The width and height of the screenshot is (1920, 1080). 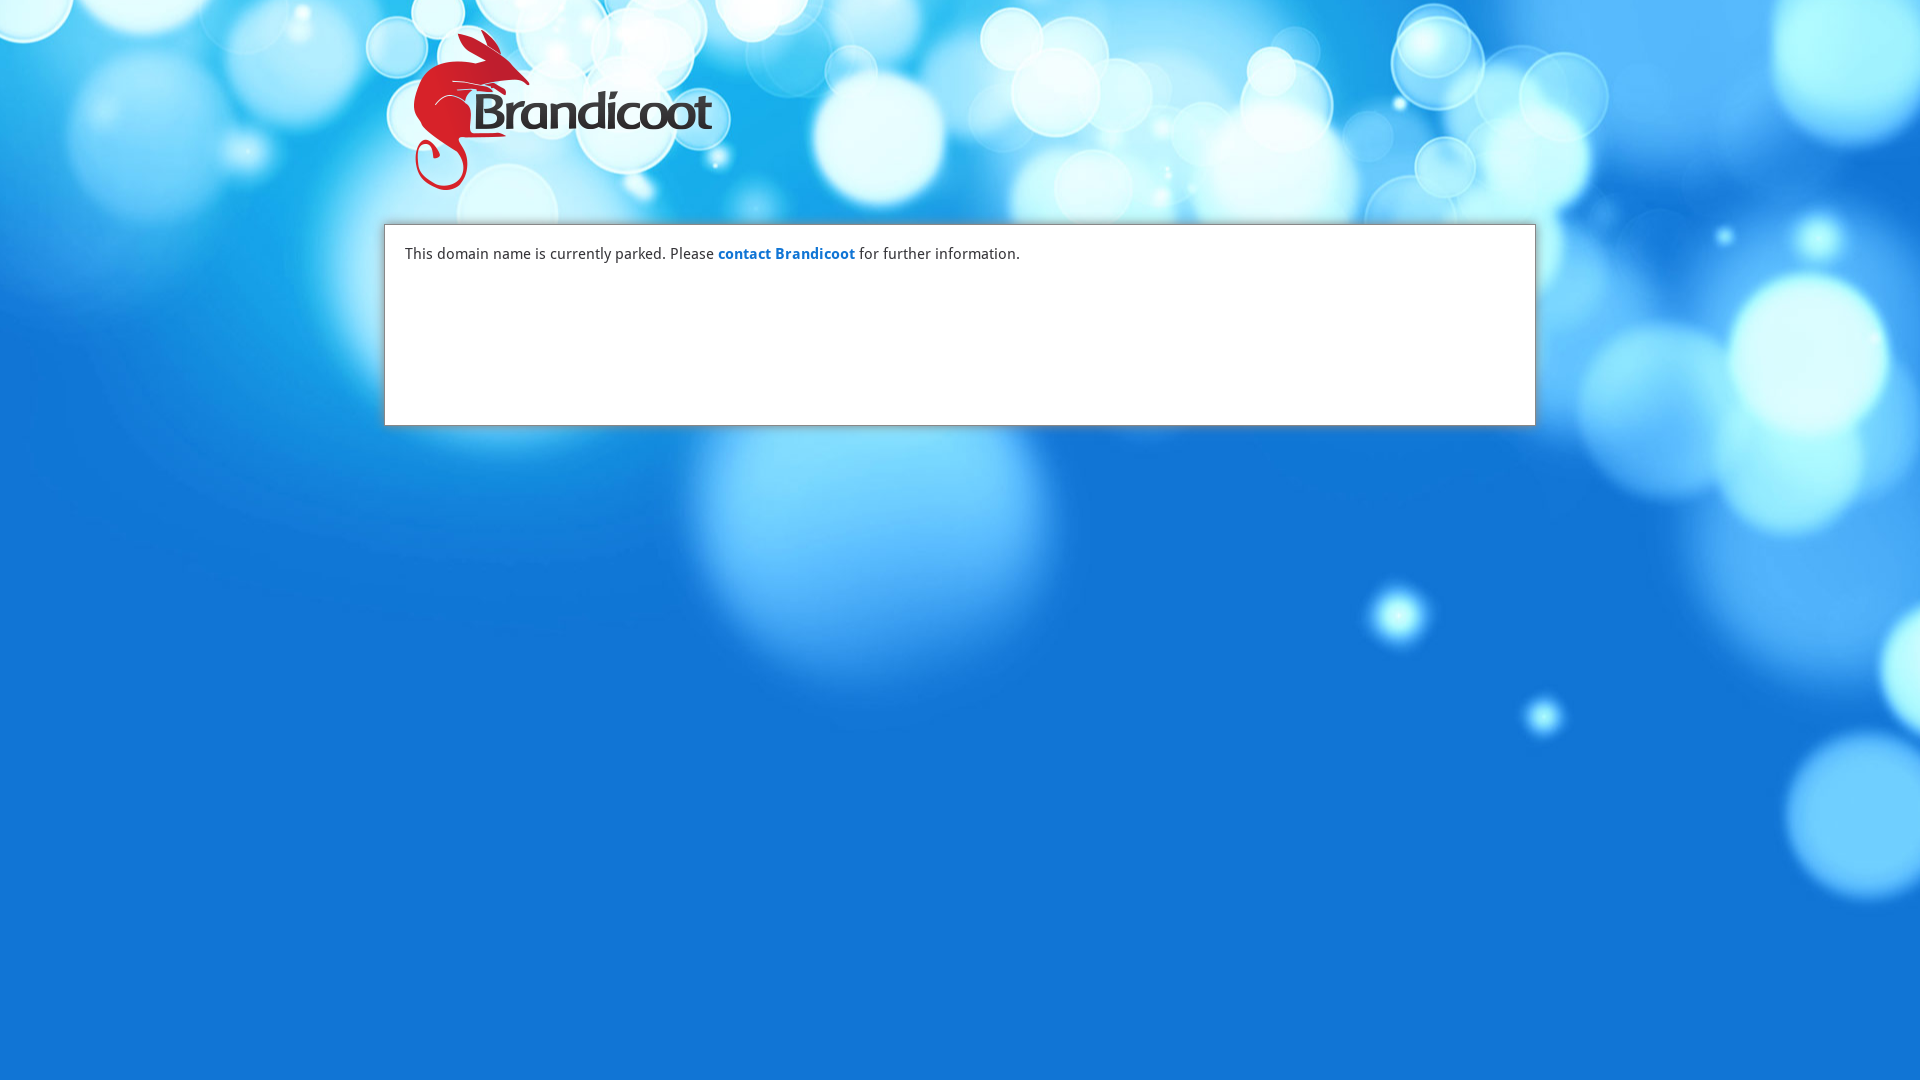 I want to click on 'contact Brandicoot', so click(x=785, y=253).